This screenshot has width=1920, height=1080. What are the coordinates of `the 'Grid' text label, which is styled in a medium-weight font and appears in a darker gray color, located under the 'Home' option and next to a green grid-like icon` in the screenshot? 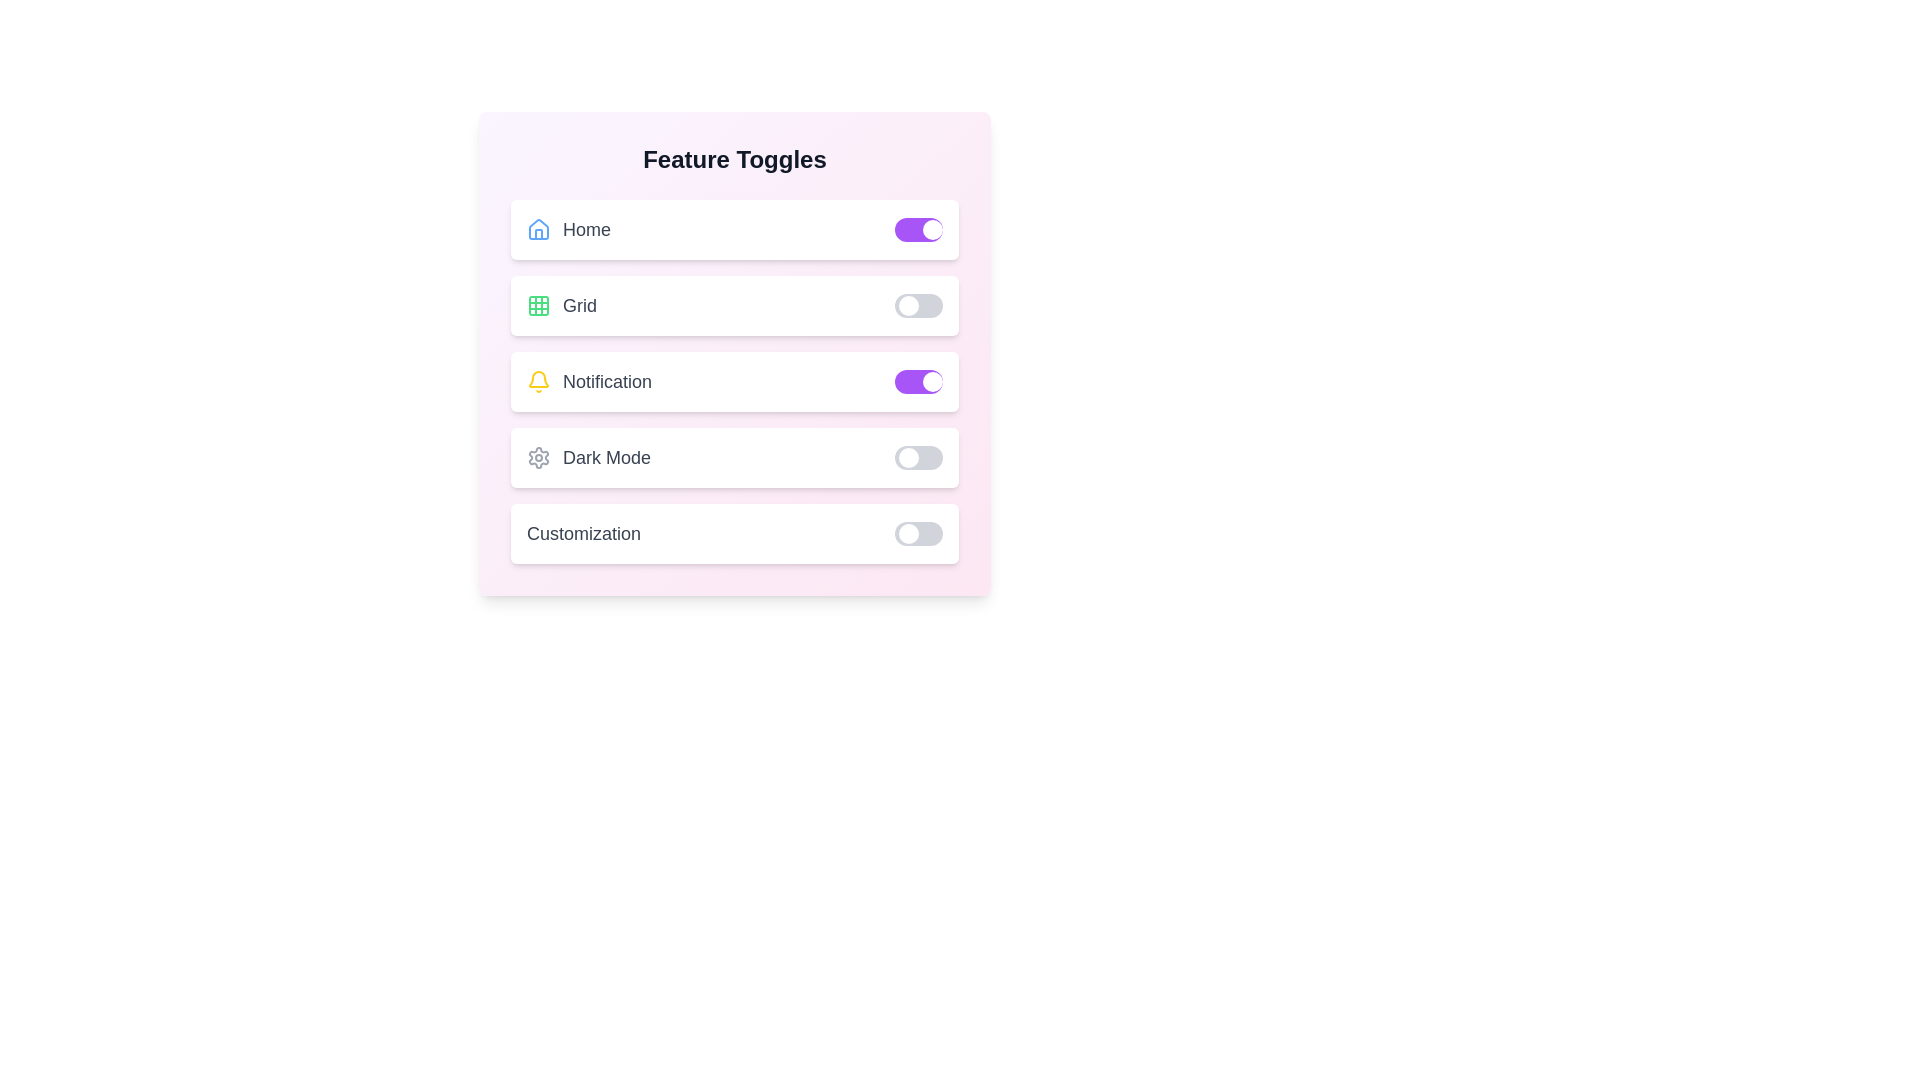 It's located at (579, 305).